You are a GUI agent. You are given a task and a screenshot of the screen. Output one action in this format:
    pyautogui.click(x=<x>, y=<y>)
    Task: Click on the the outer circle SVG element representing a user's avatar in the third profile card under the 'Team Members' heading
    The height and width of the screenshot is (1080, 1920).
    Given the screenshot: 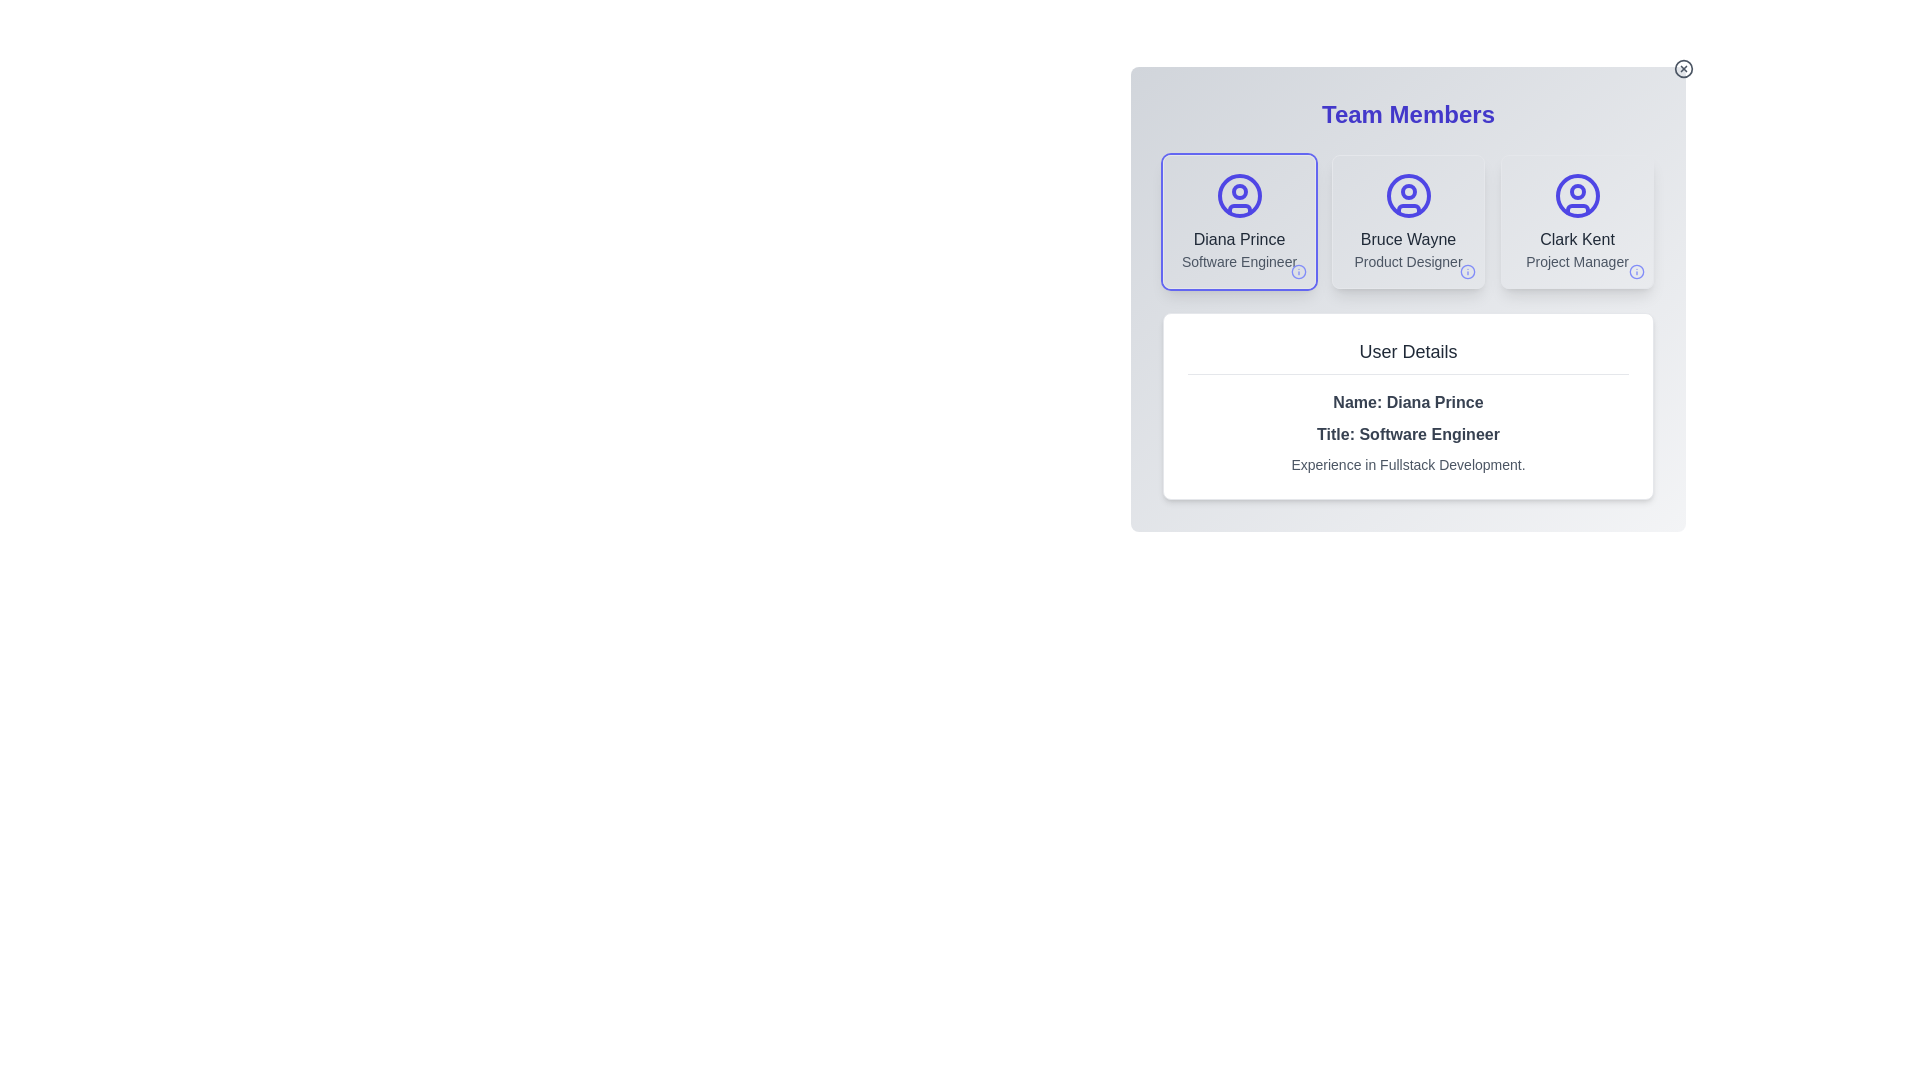 What is the action you would take?
    pyautogui.click(x=1576, y=196)
    